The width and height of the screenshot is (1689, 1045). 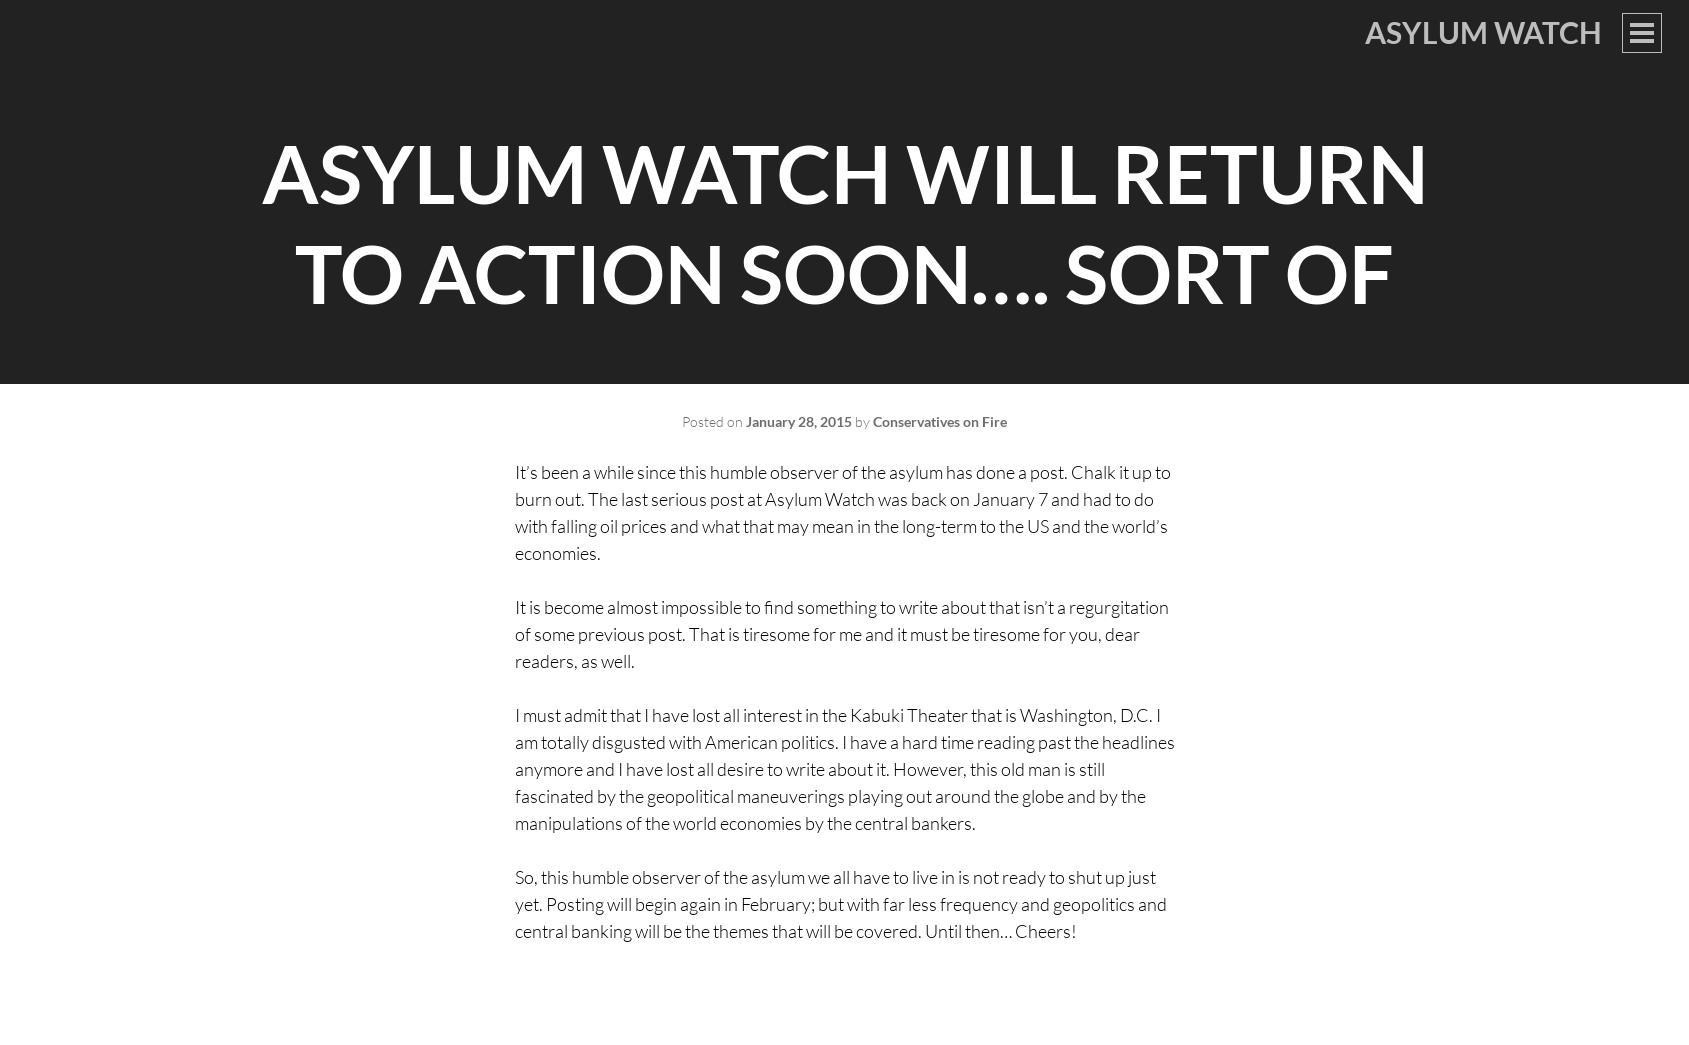 What do you see at coordinates (862, 421) in the screenshot?
I see `'by'` at bounding box center [862, 421].